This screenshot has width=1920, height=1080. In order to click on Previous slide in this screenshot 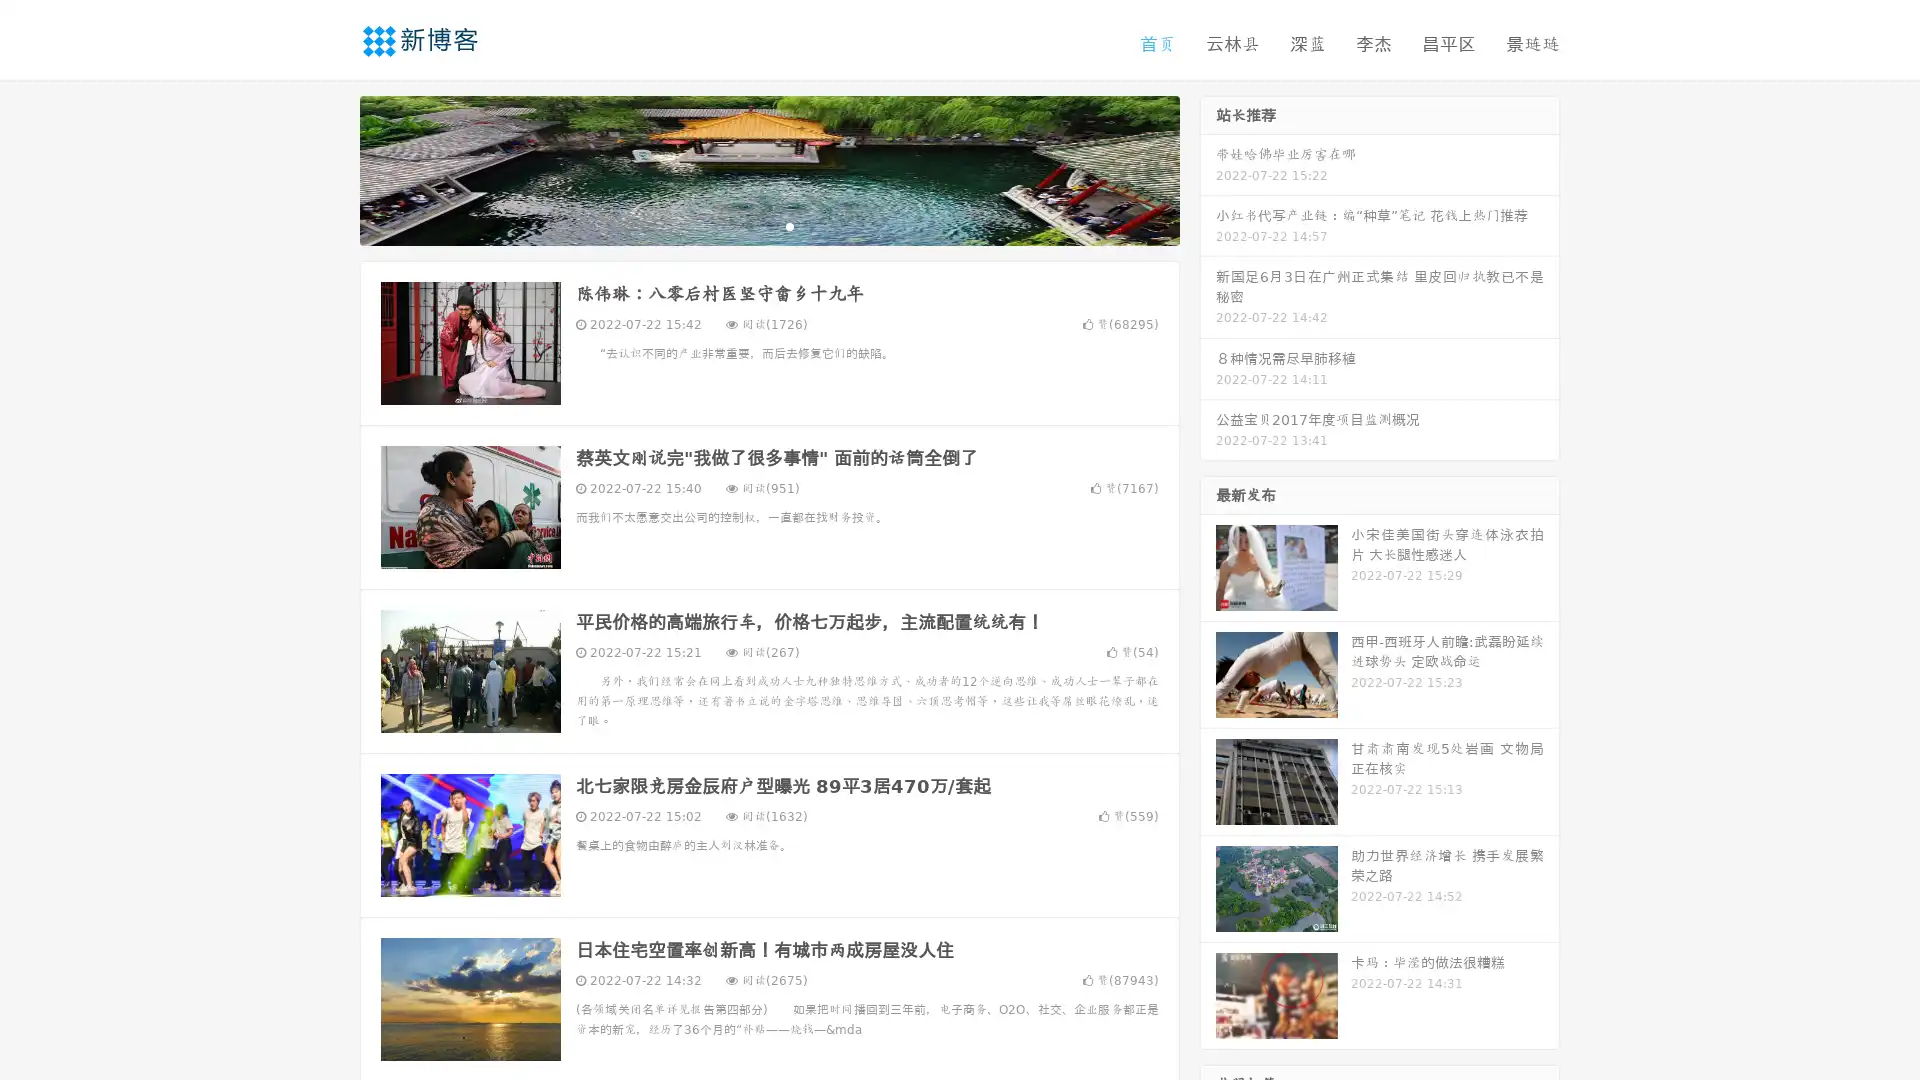, I will do `click(330, 168)`.